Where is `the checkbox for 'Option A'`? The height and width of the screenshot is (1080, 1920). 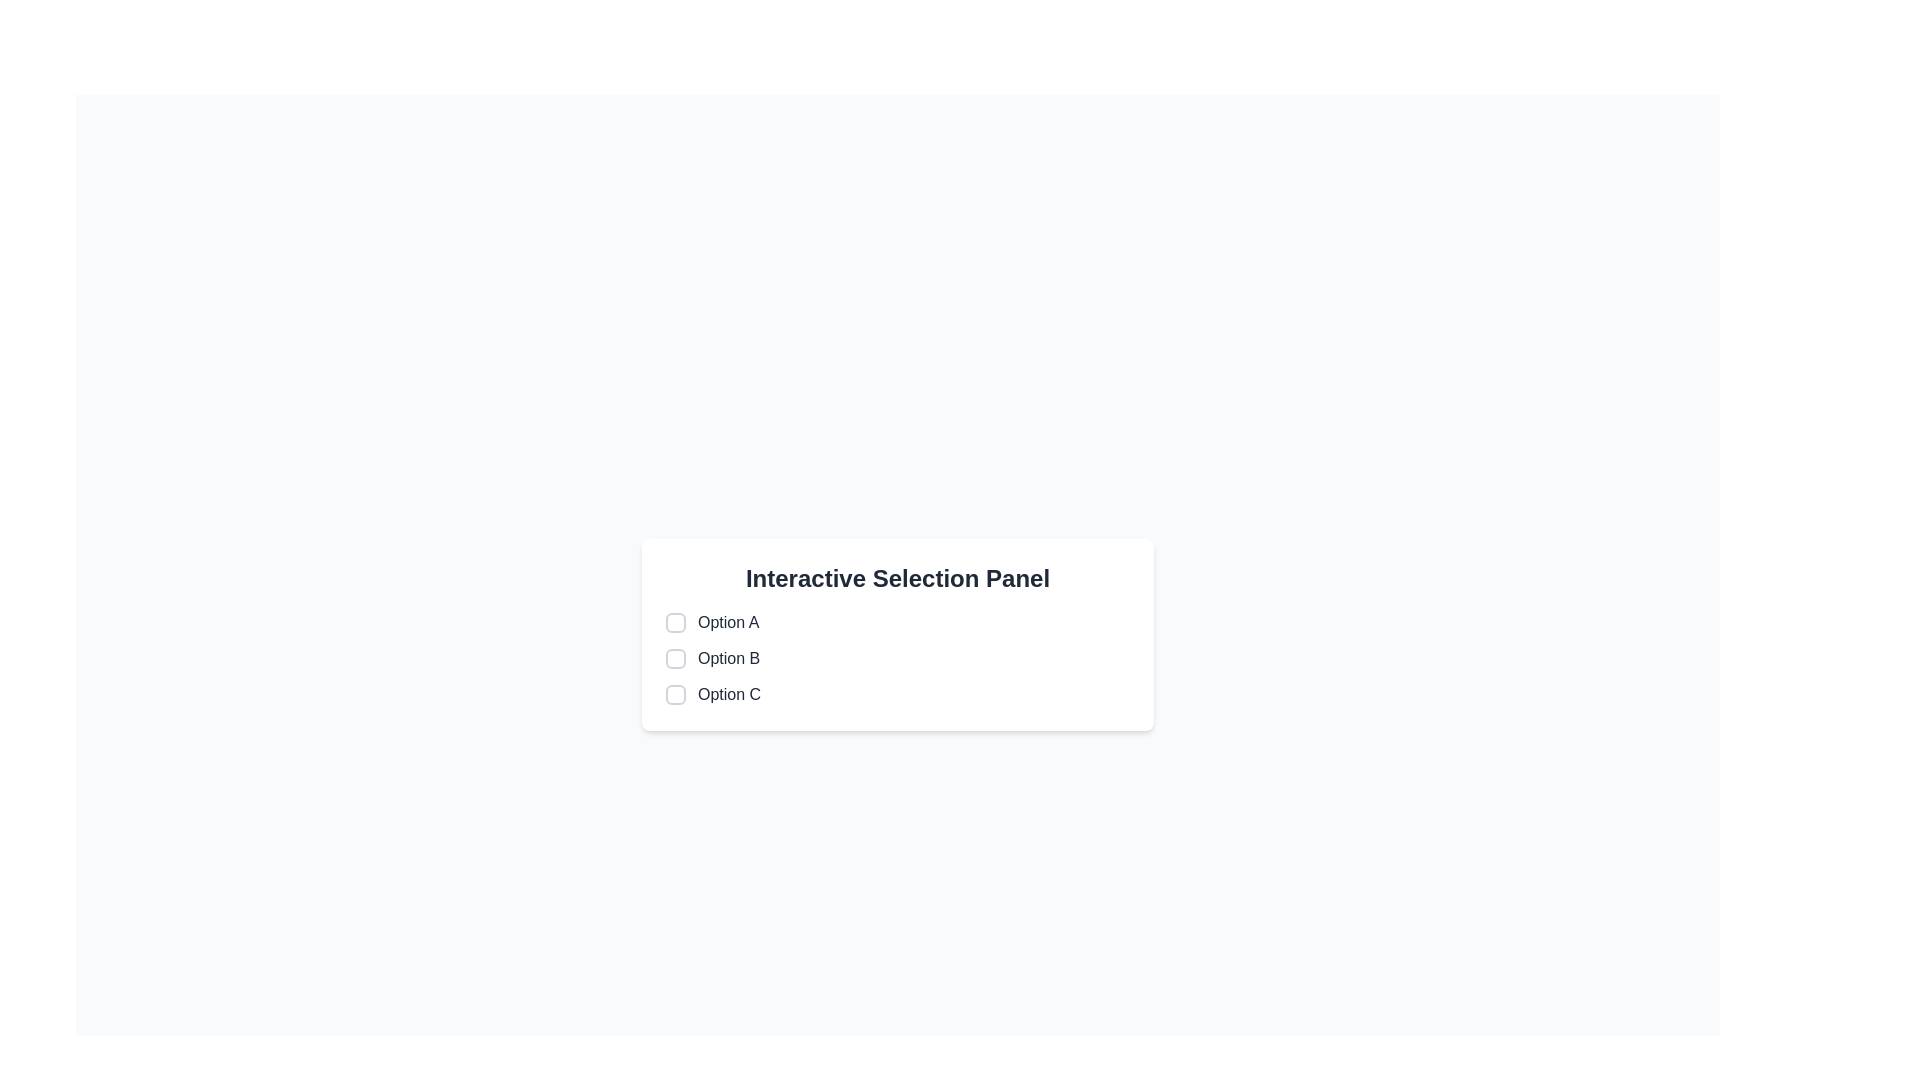 the checkbox for 'Option A' is located at coordinates (676, 622).